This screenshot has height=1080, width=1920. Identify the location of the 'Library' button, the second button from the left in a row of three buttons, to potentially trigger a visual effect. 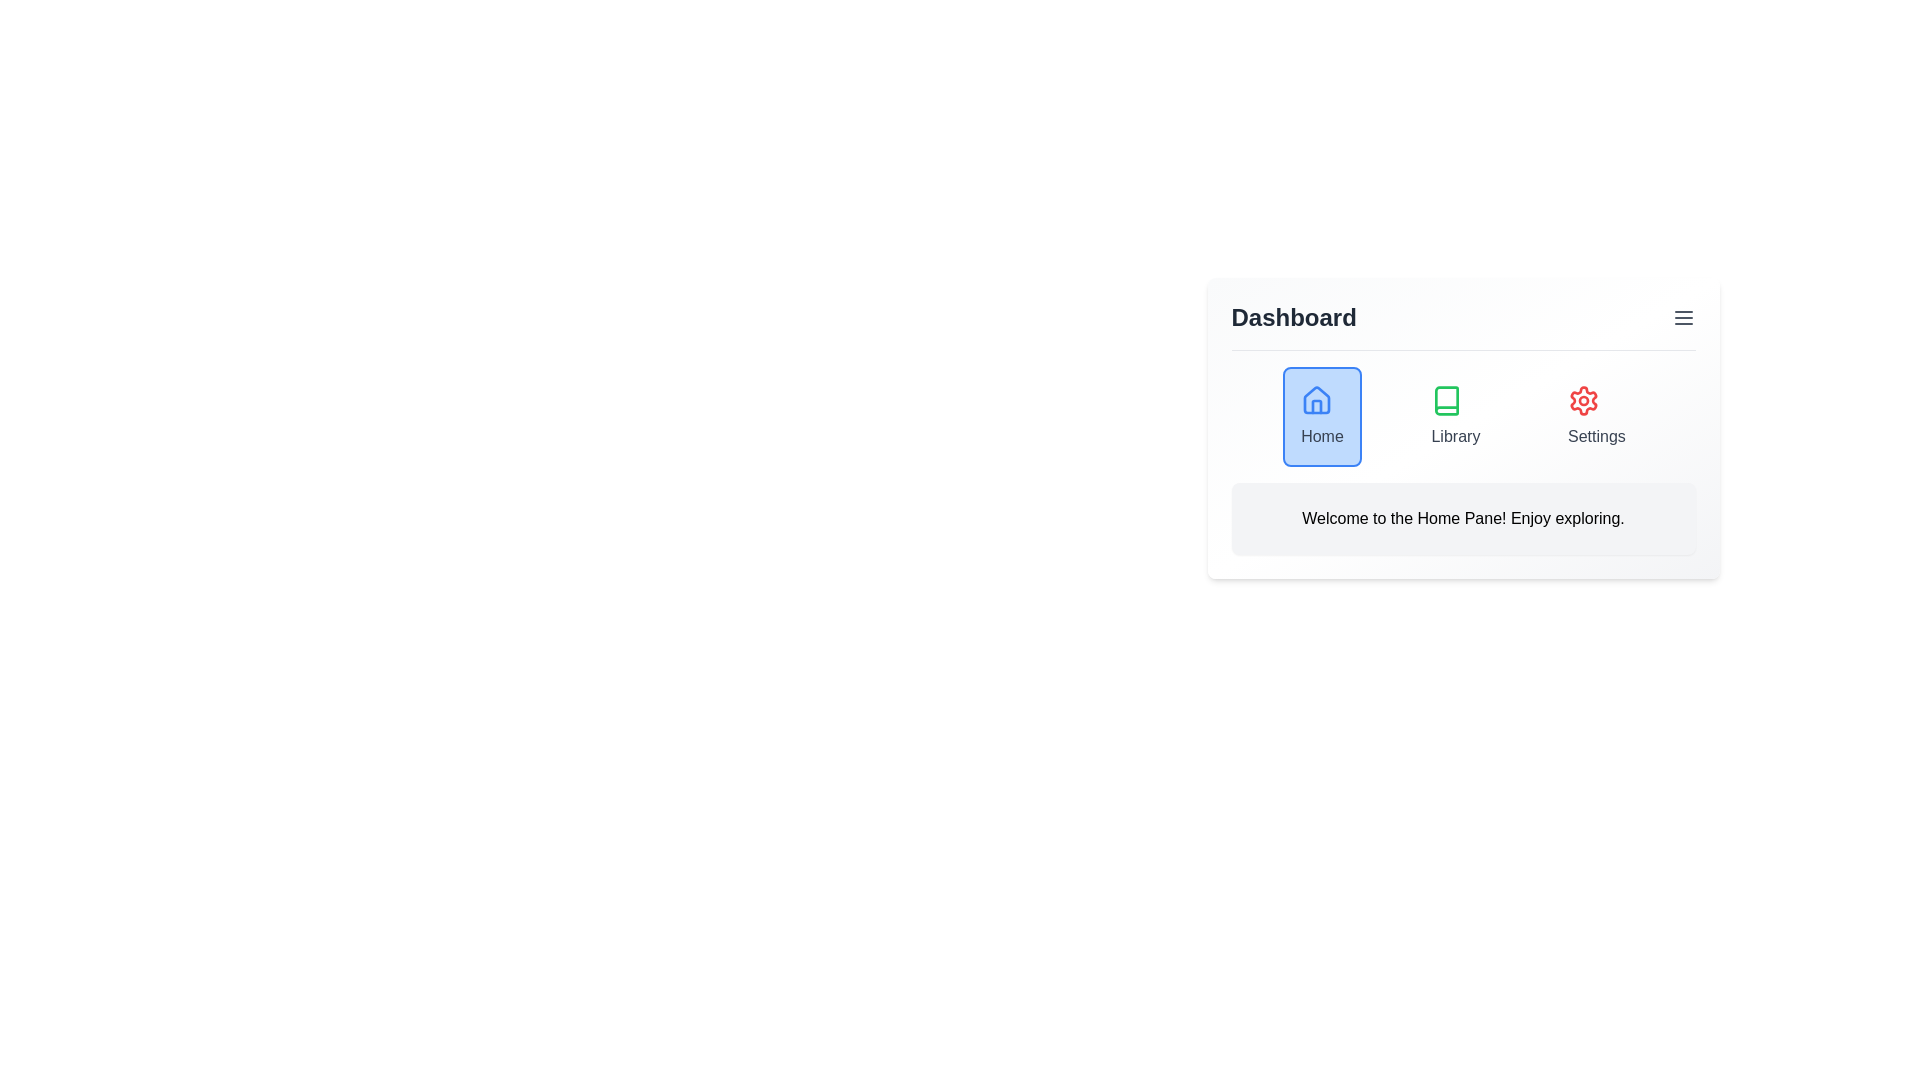
(1455, 415).